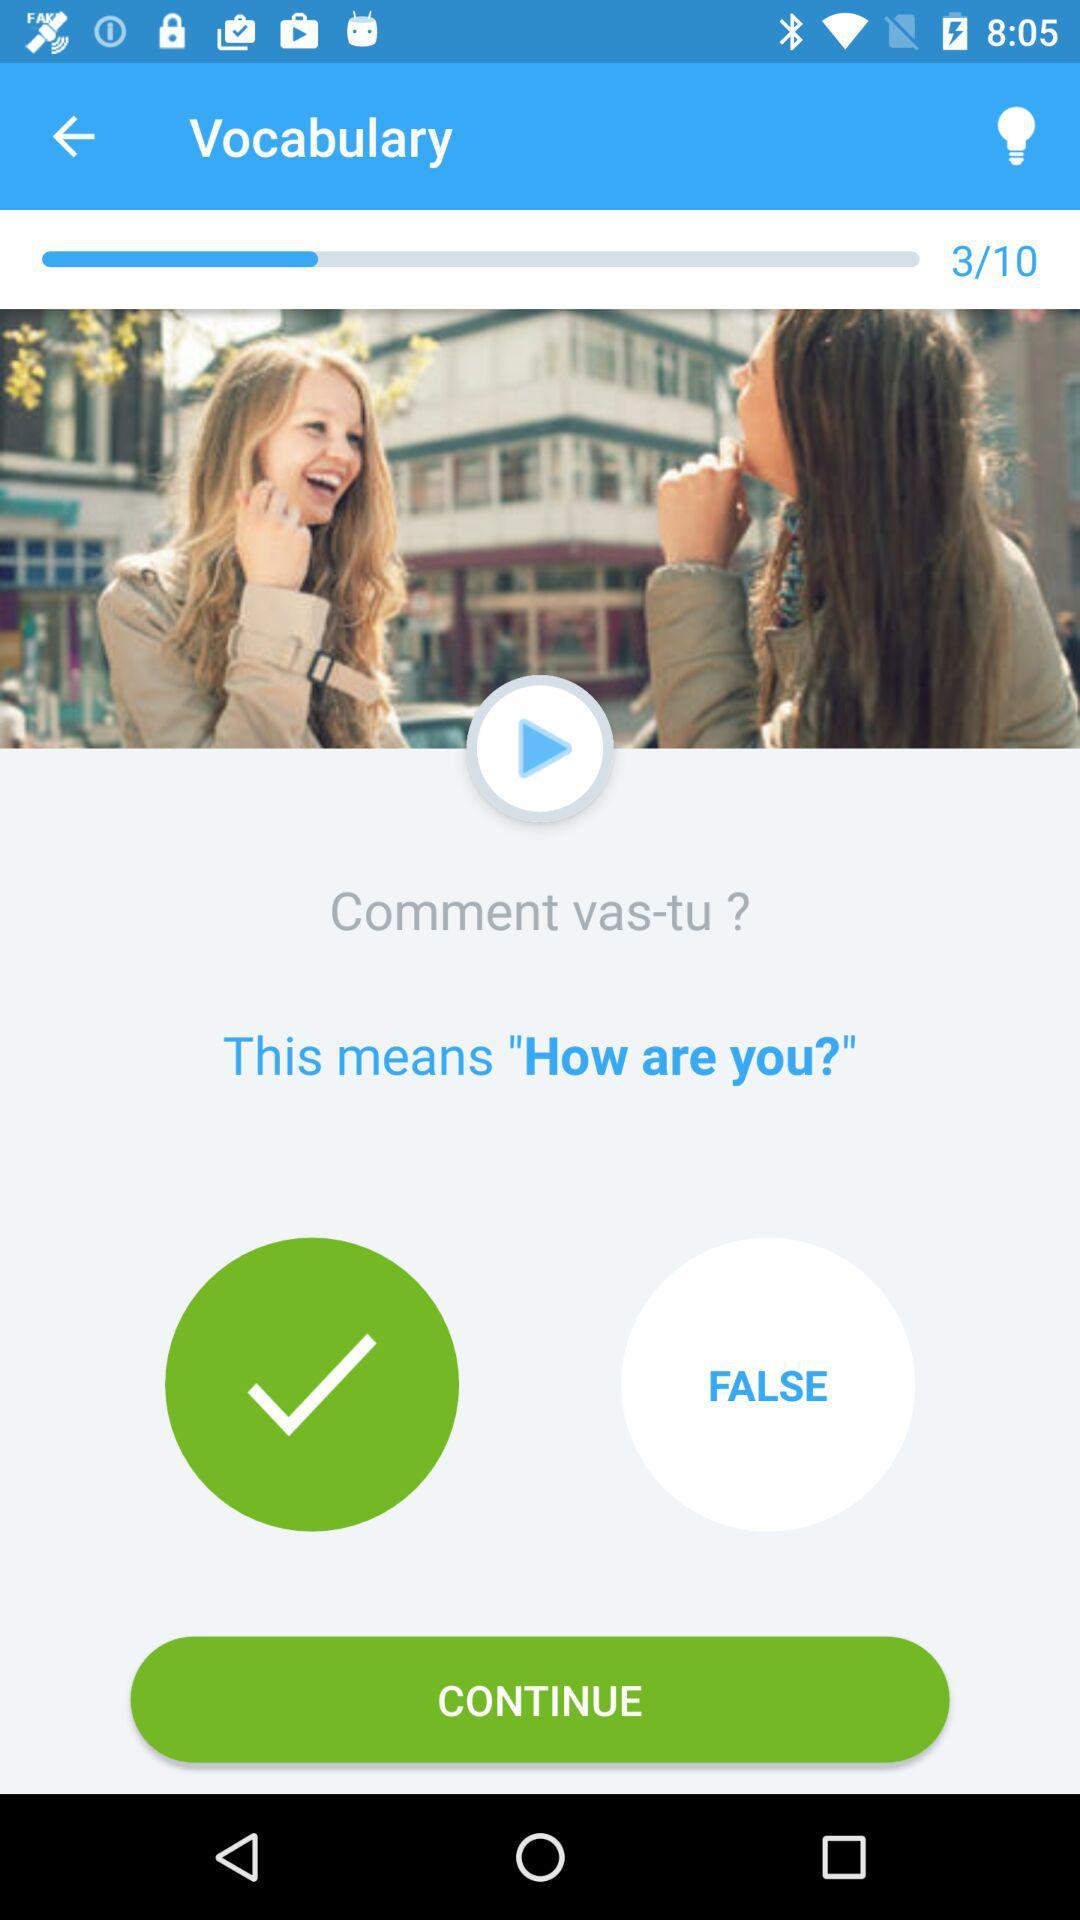 This screenshot has height=1920, width=1080. I want to click on the icon below true item, so click(540, 1698).